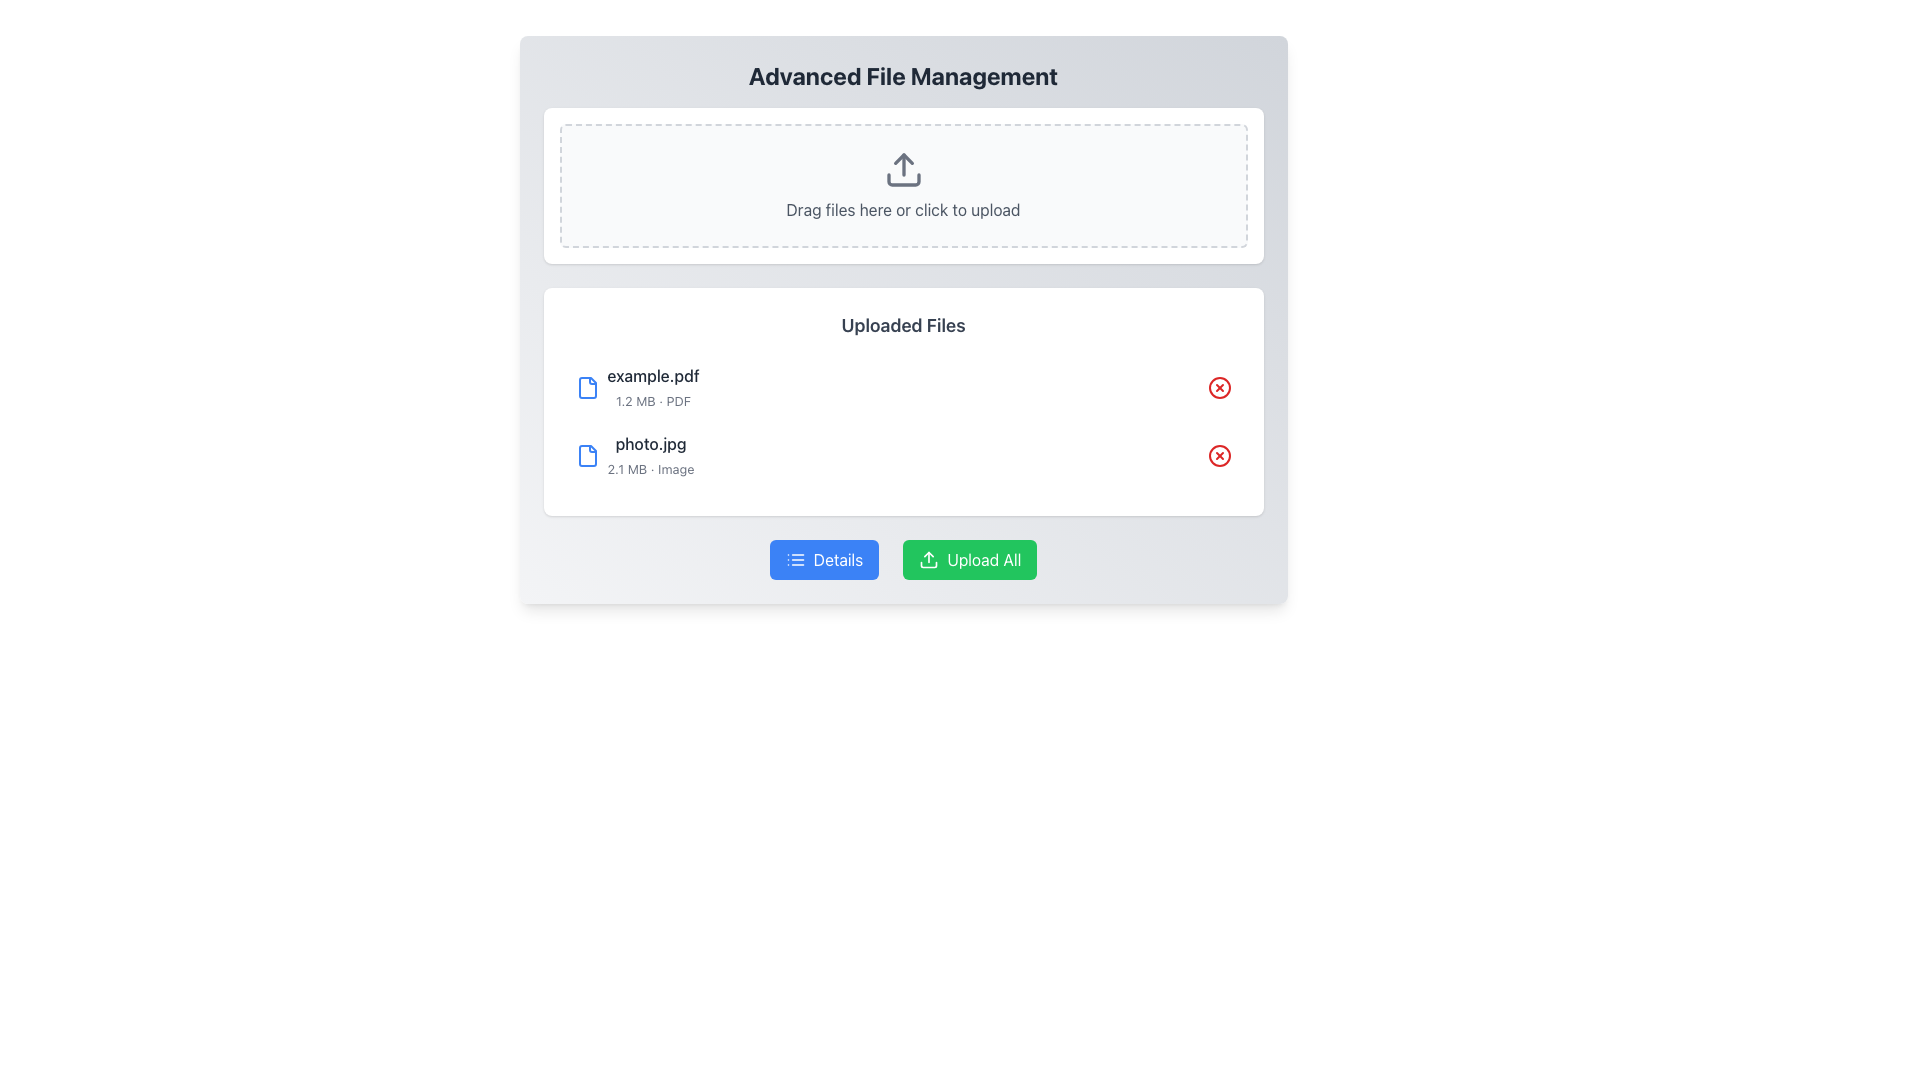  What do you see at coordinates (984, 559) in the screenshot?
I see `the static text label for the 'Upload All' button, which is located in the bottom-right section of the interface` at bounding box center [984, 559].